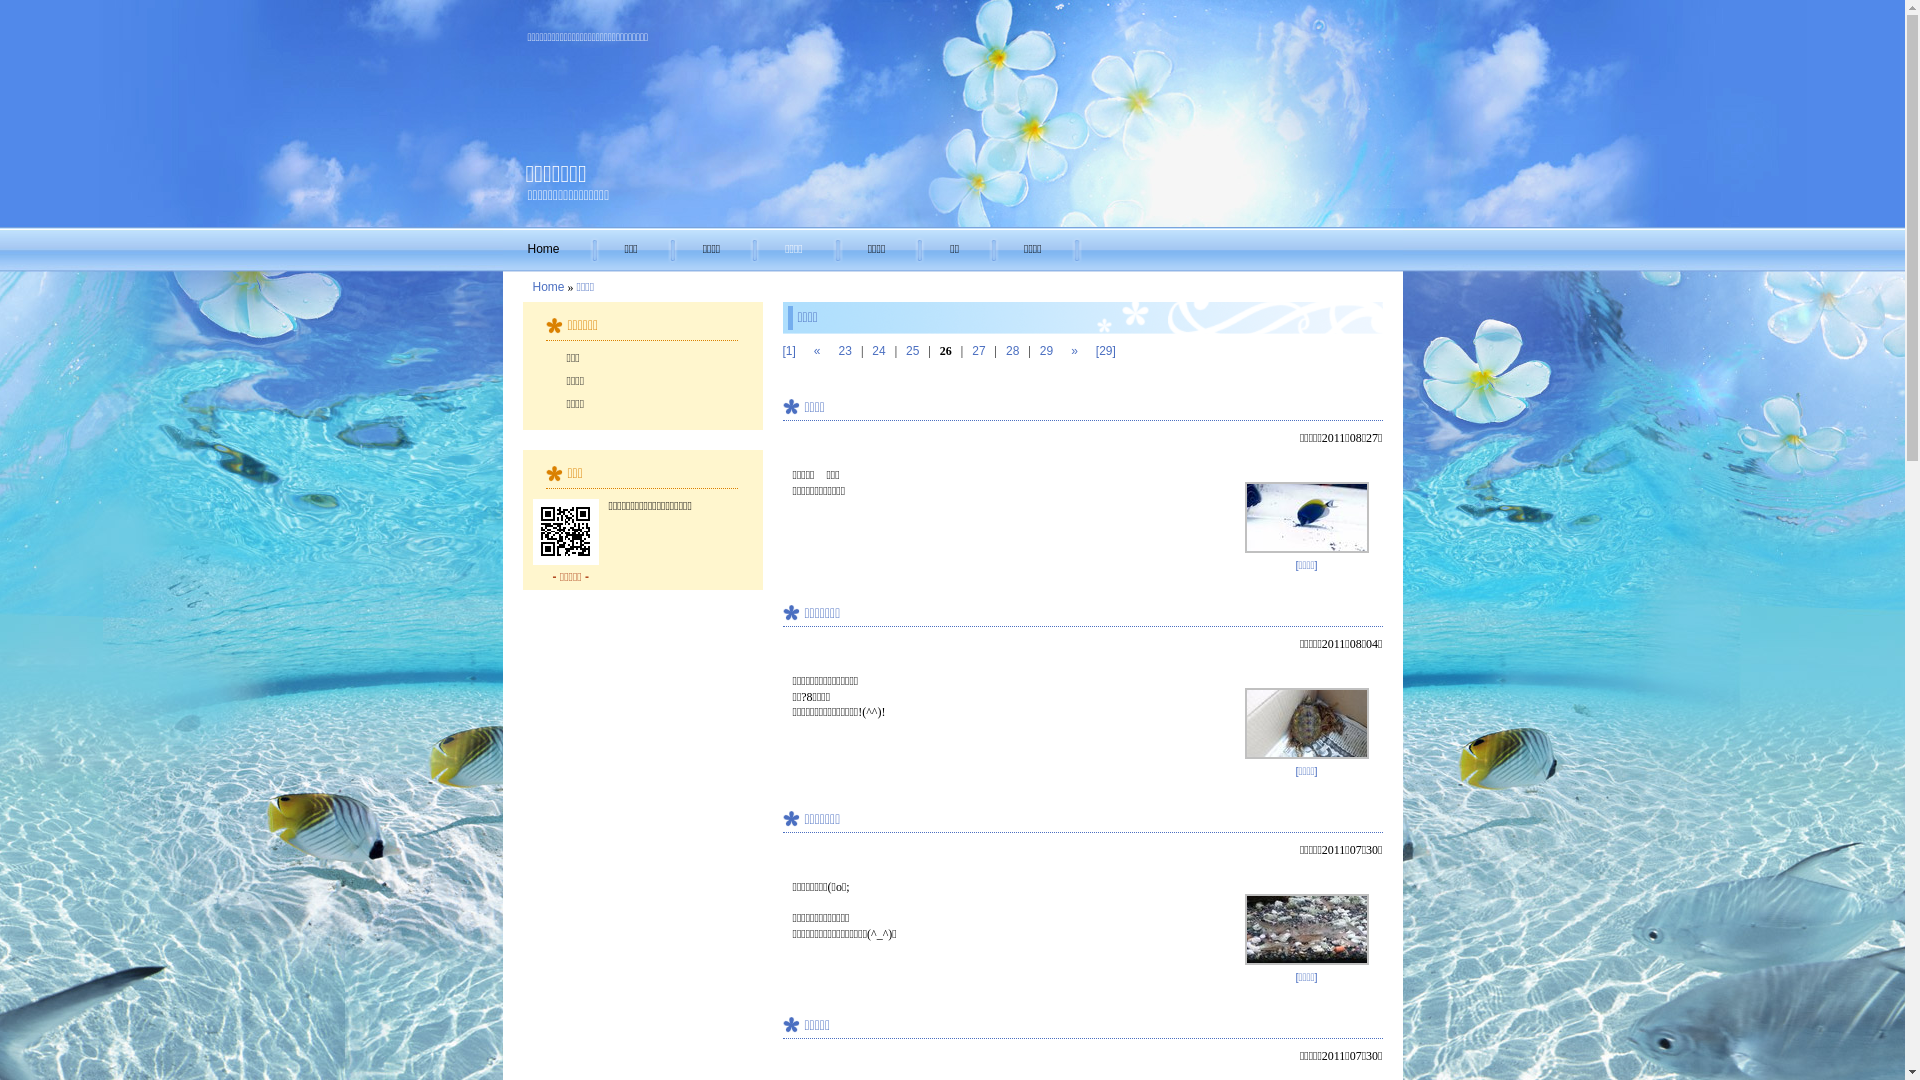 This screenshot has width=1920, height=1080. What do you see at coordinates (911, 350) in the screenshot?
I see `'25'` at bounding box center [911, 350].